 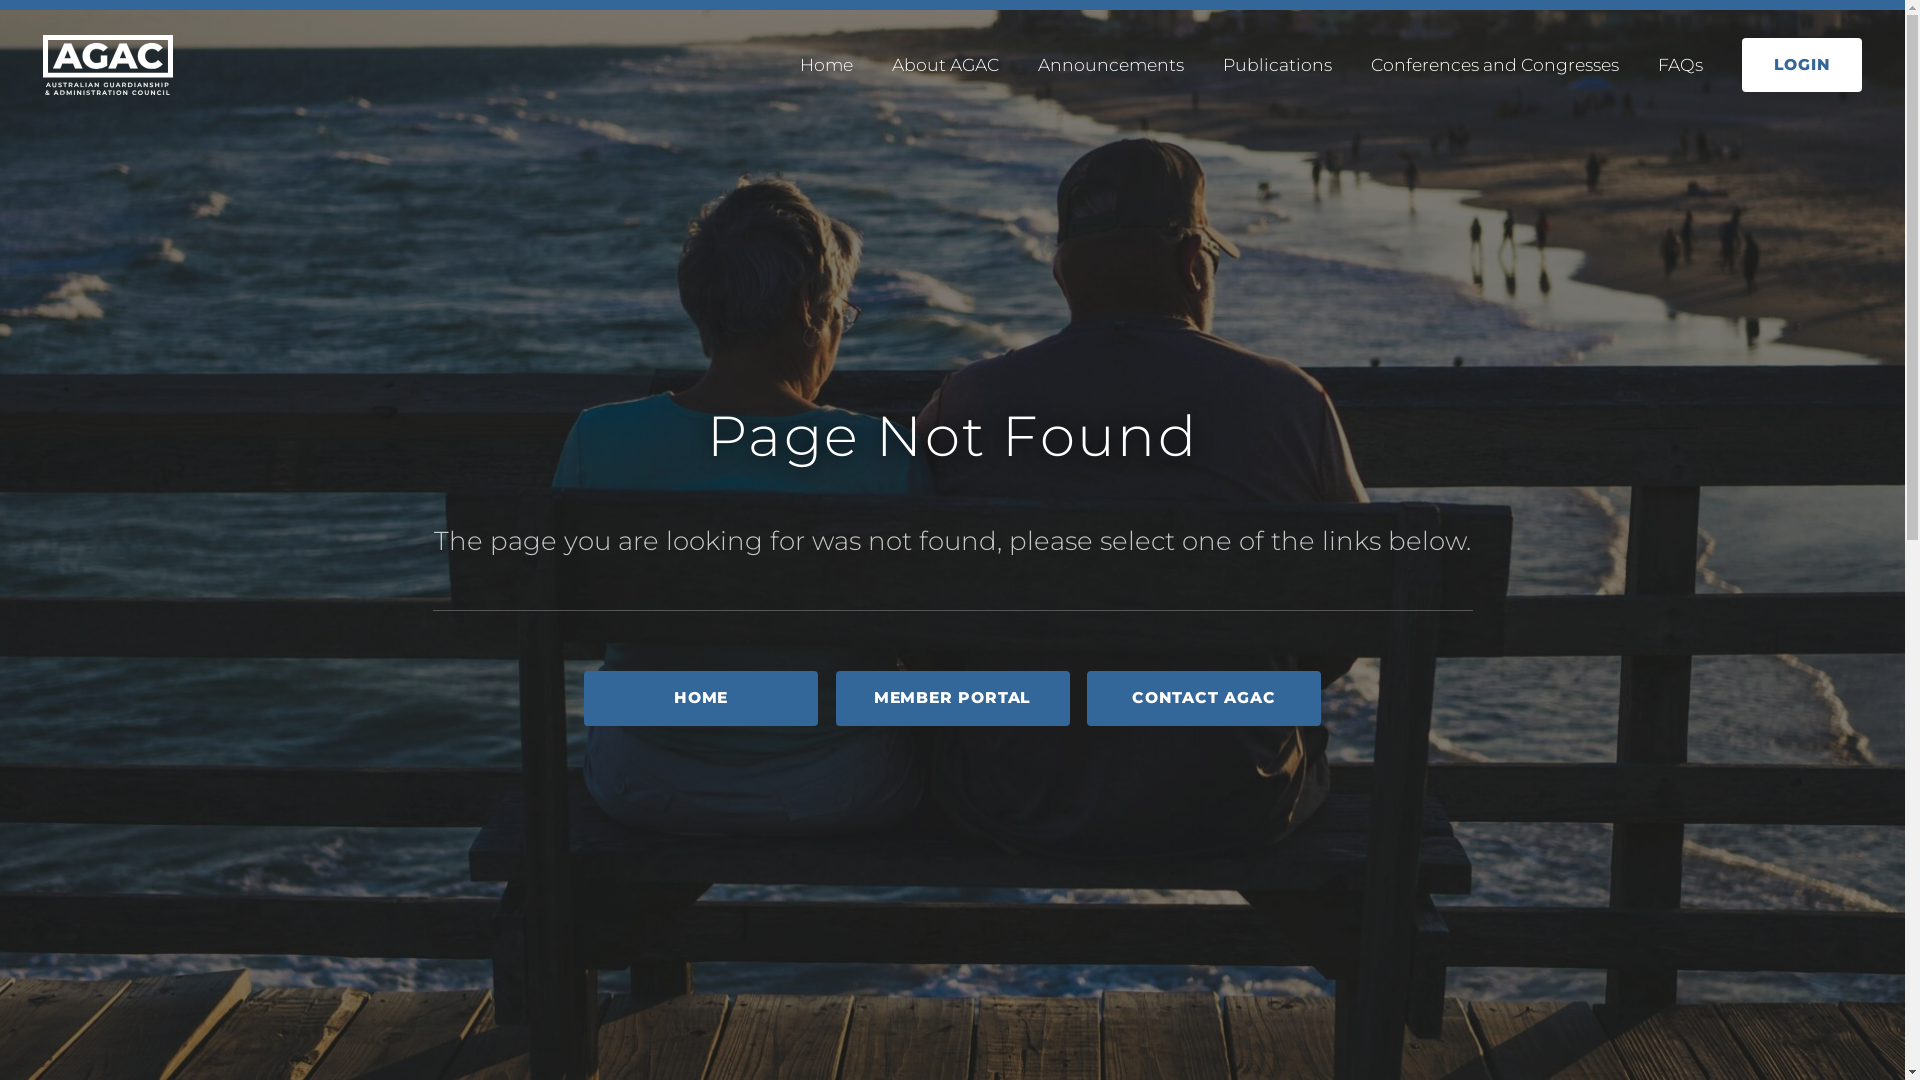 I want to click on 'Australian', so click(x=43, y=64).